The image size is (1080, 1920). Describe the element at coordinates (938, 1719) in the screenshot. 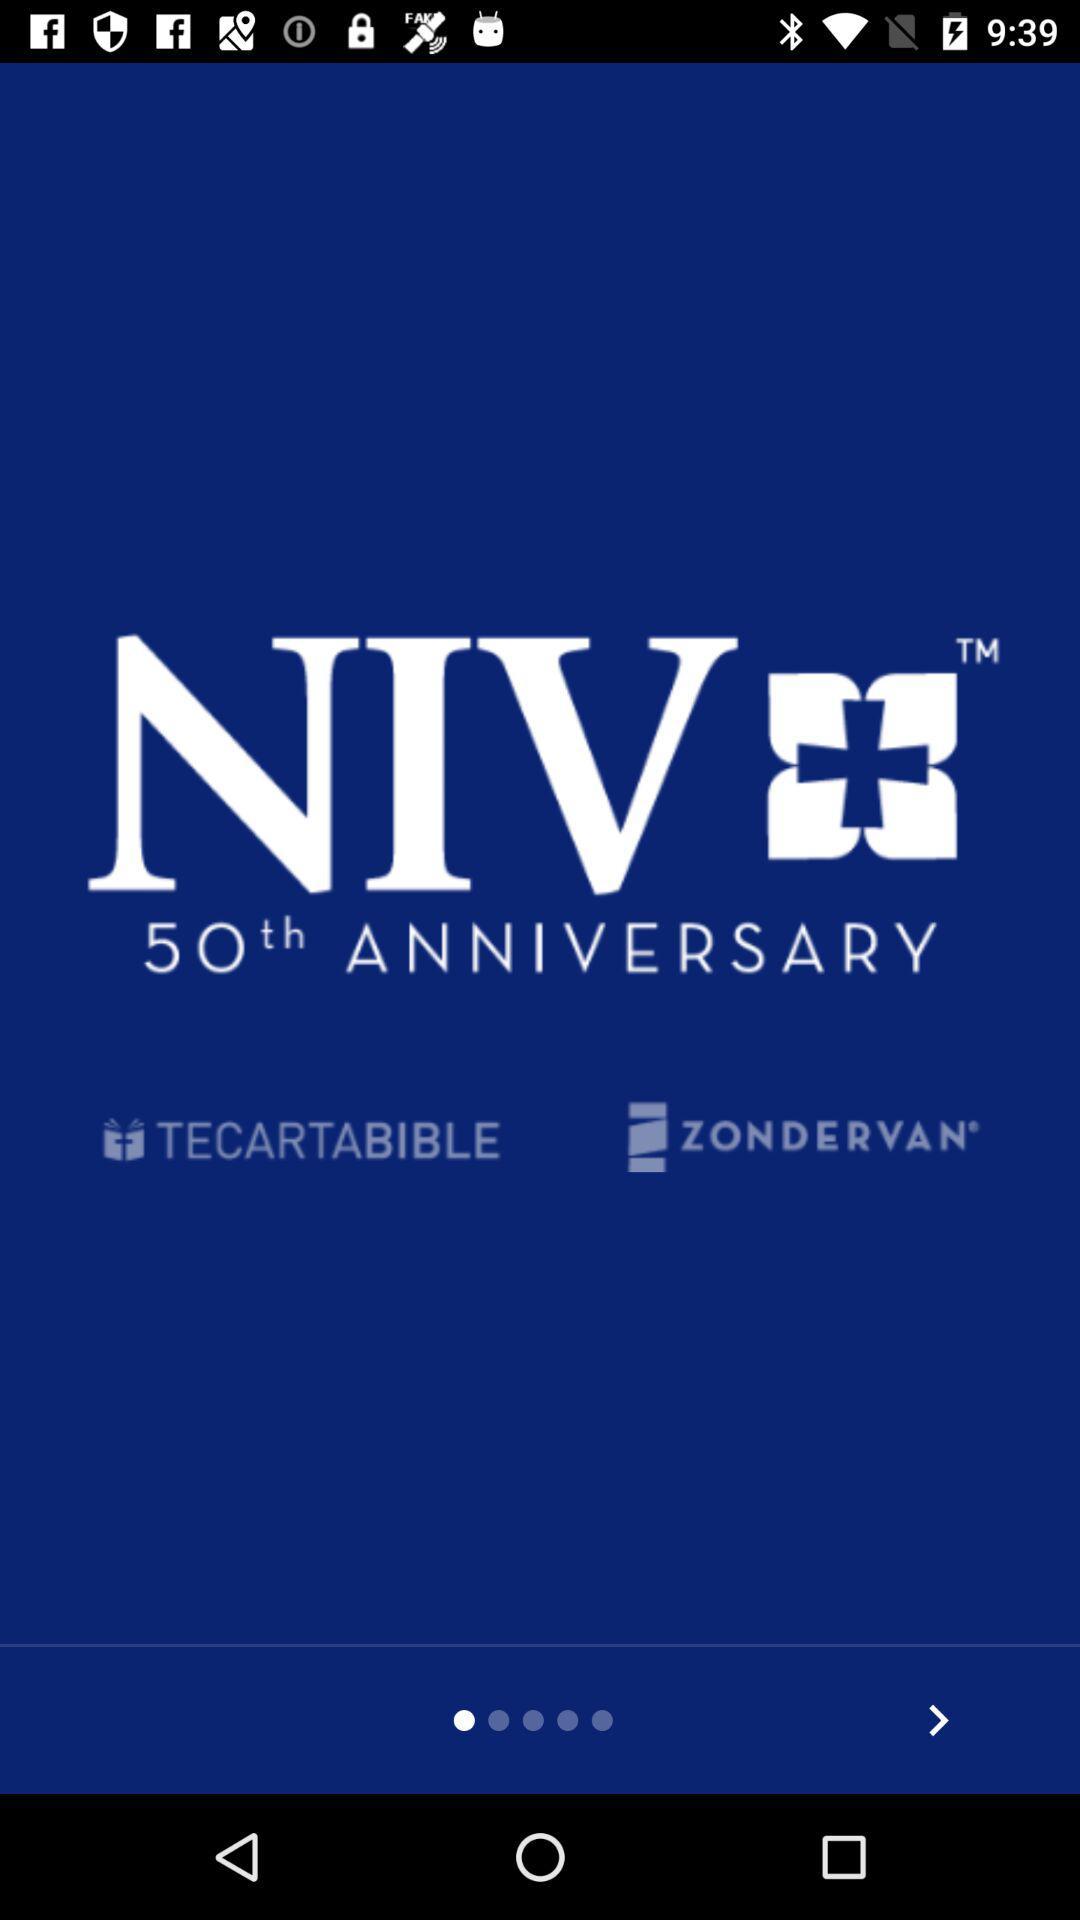

I see `world s most read and most trusted modern english bible translation` at that location.